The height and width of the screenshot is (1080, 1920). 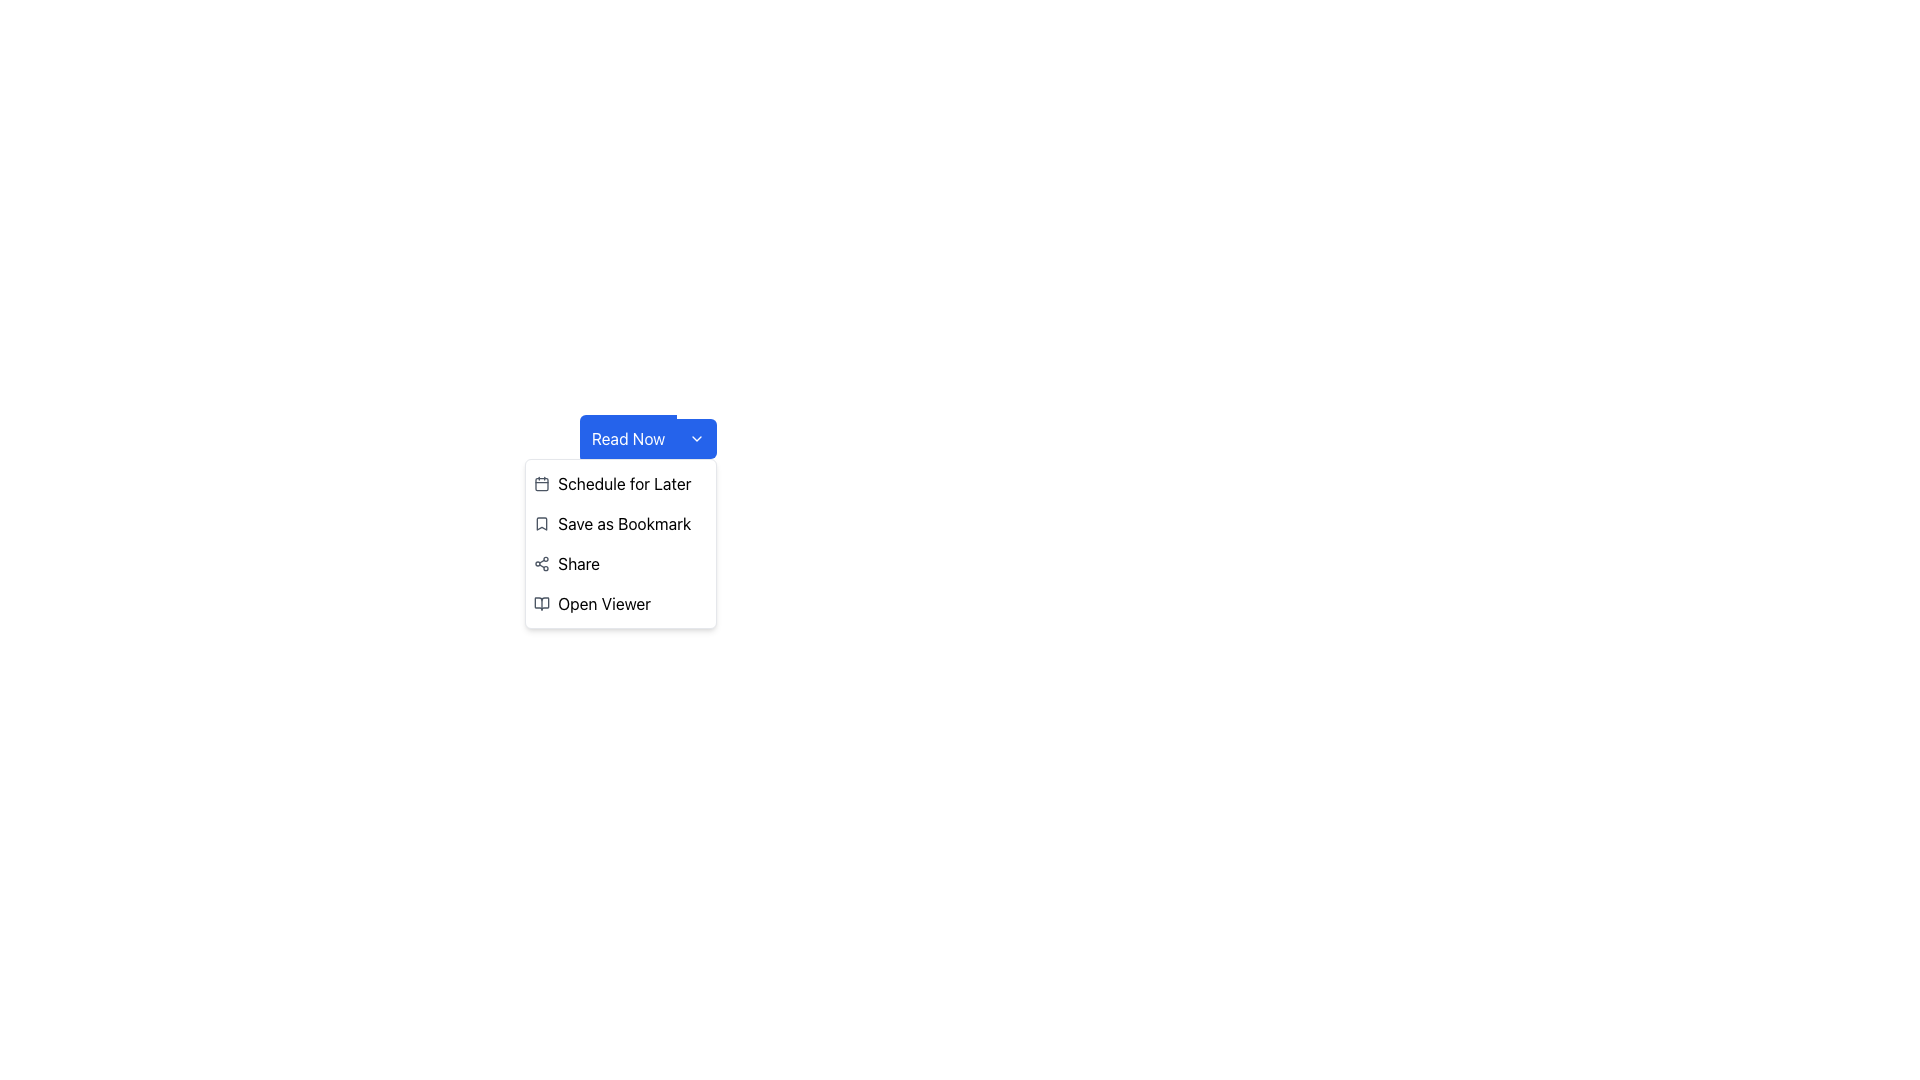 What do you see at coordinates (620, 543) in the screenshot?
I see `the second menu item in the 'Read Now' menu, which is used to bookmark the current context` at bounding box center [620, 543].